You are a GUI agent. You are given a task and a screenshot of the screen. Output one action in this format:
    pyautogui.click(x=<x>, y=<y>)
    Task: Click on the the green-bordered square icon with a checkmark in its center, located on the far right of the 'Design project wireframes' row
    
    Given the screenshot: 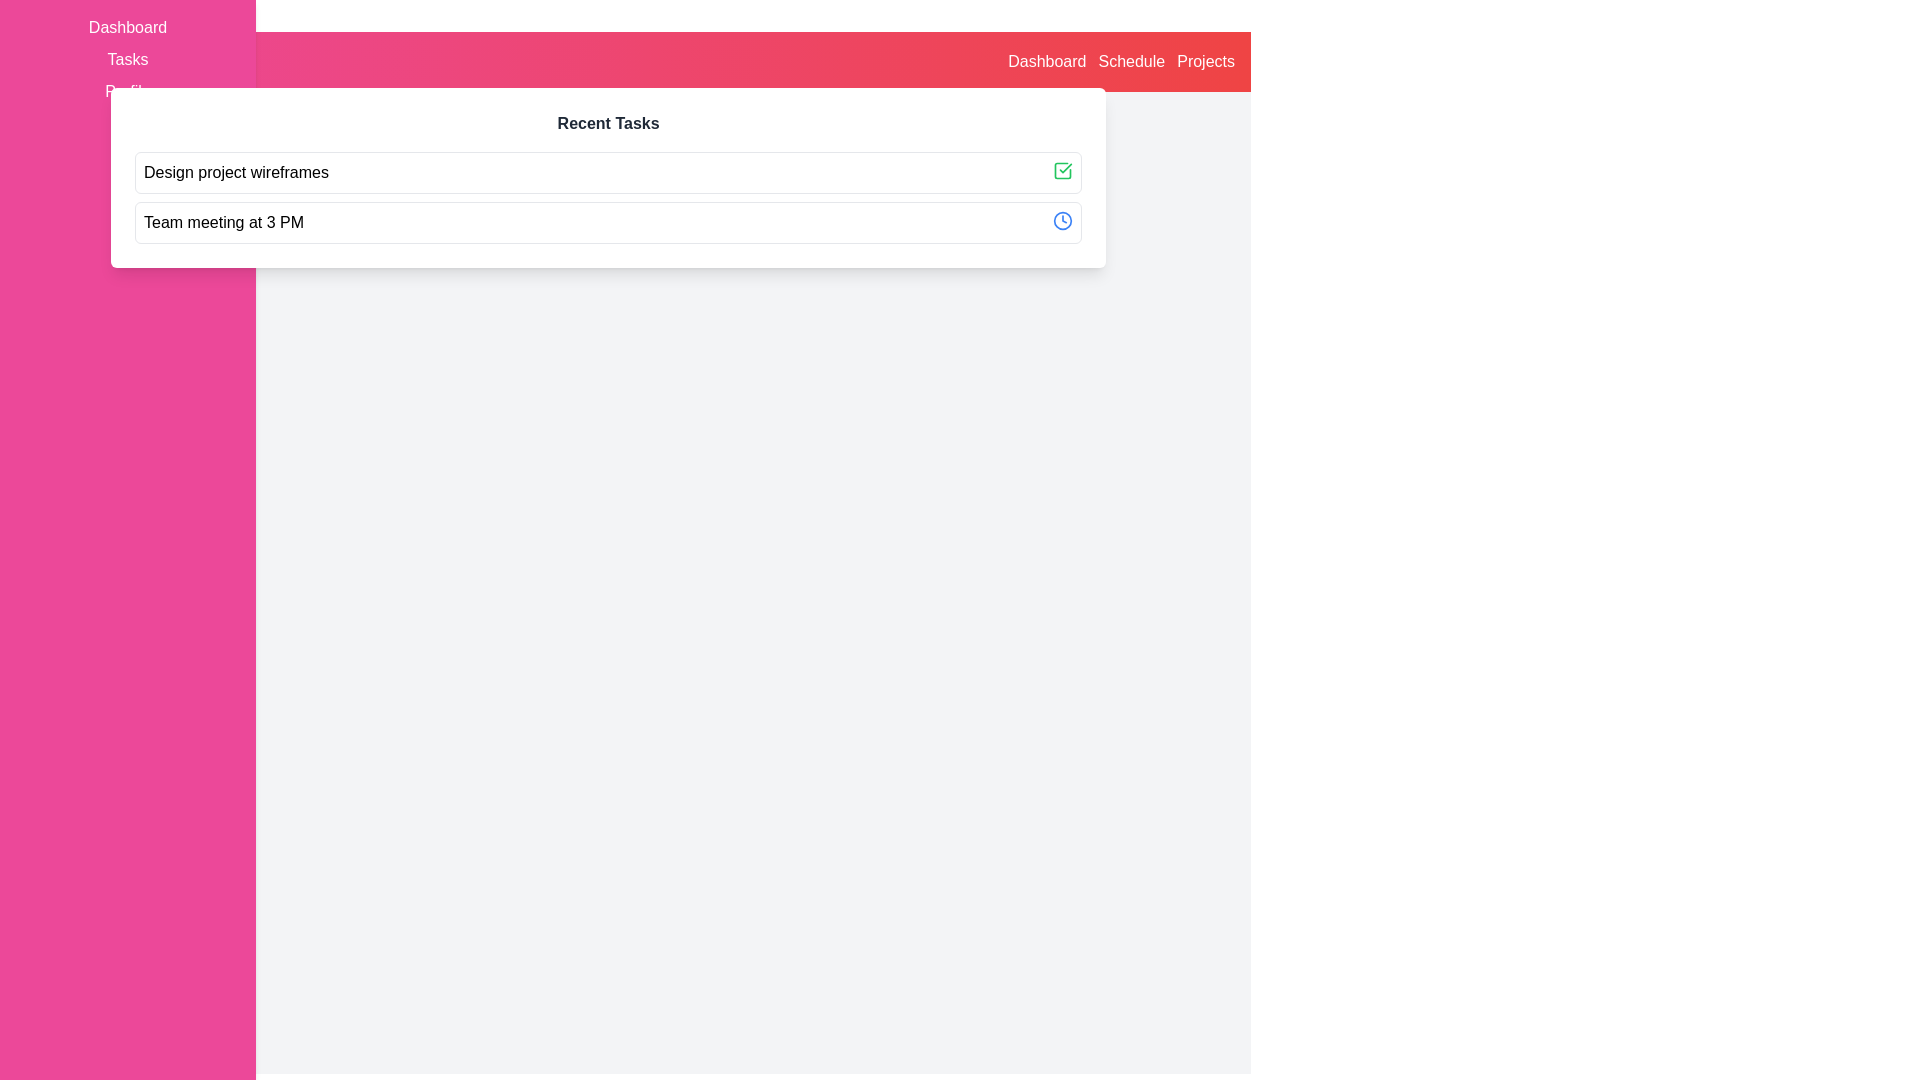 What is the action you would take?
    pyautogui.click(x=1062, y=169)
    